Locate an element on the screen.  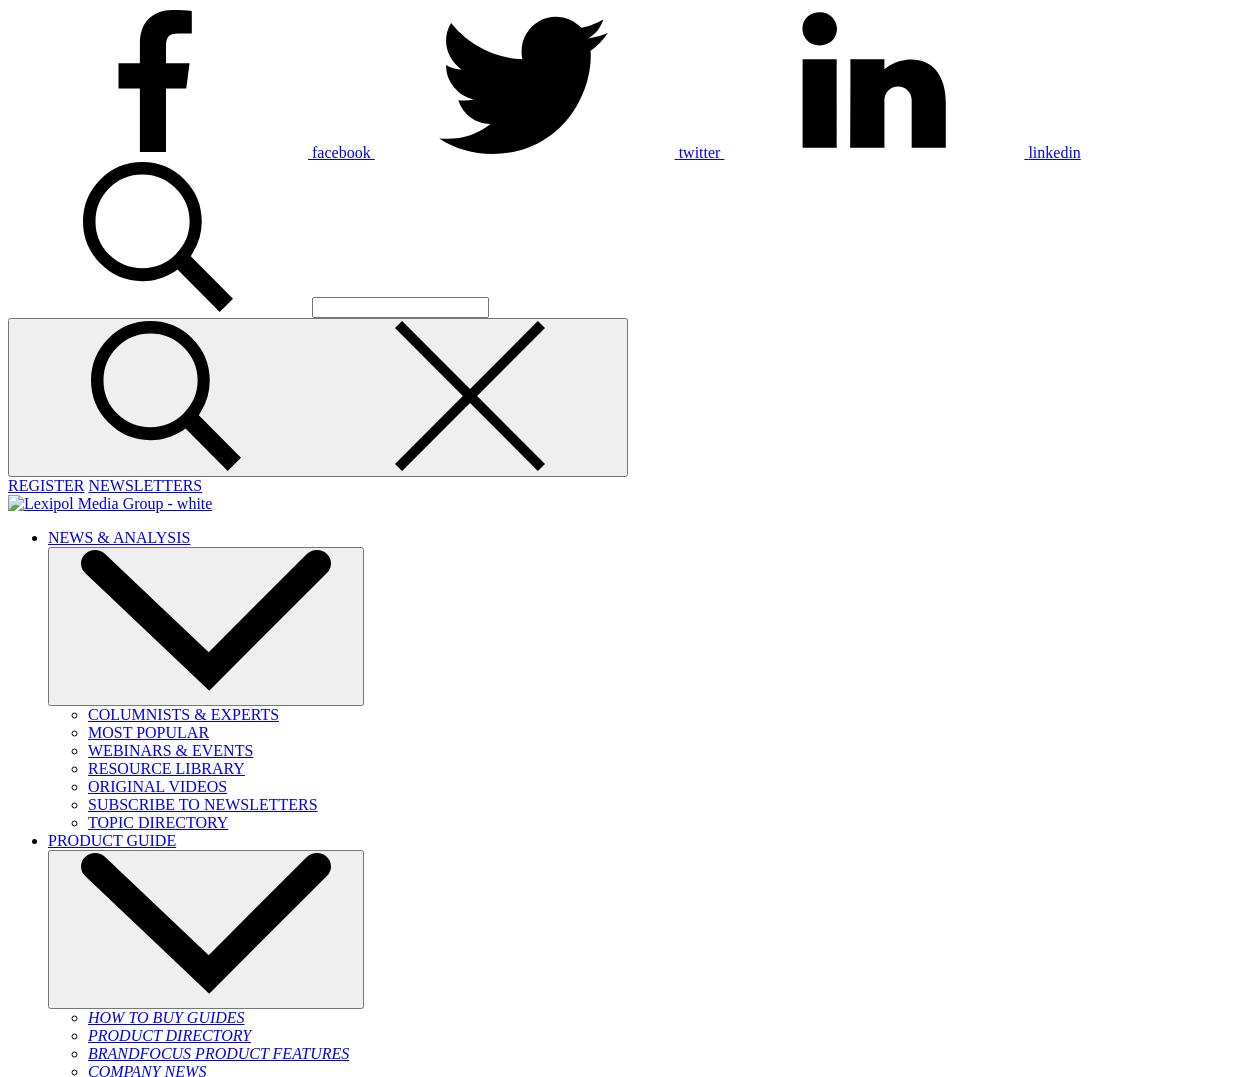
'MOST POPULAR' is located at coordinates (87, 732).